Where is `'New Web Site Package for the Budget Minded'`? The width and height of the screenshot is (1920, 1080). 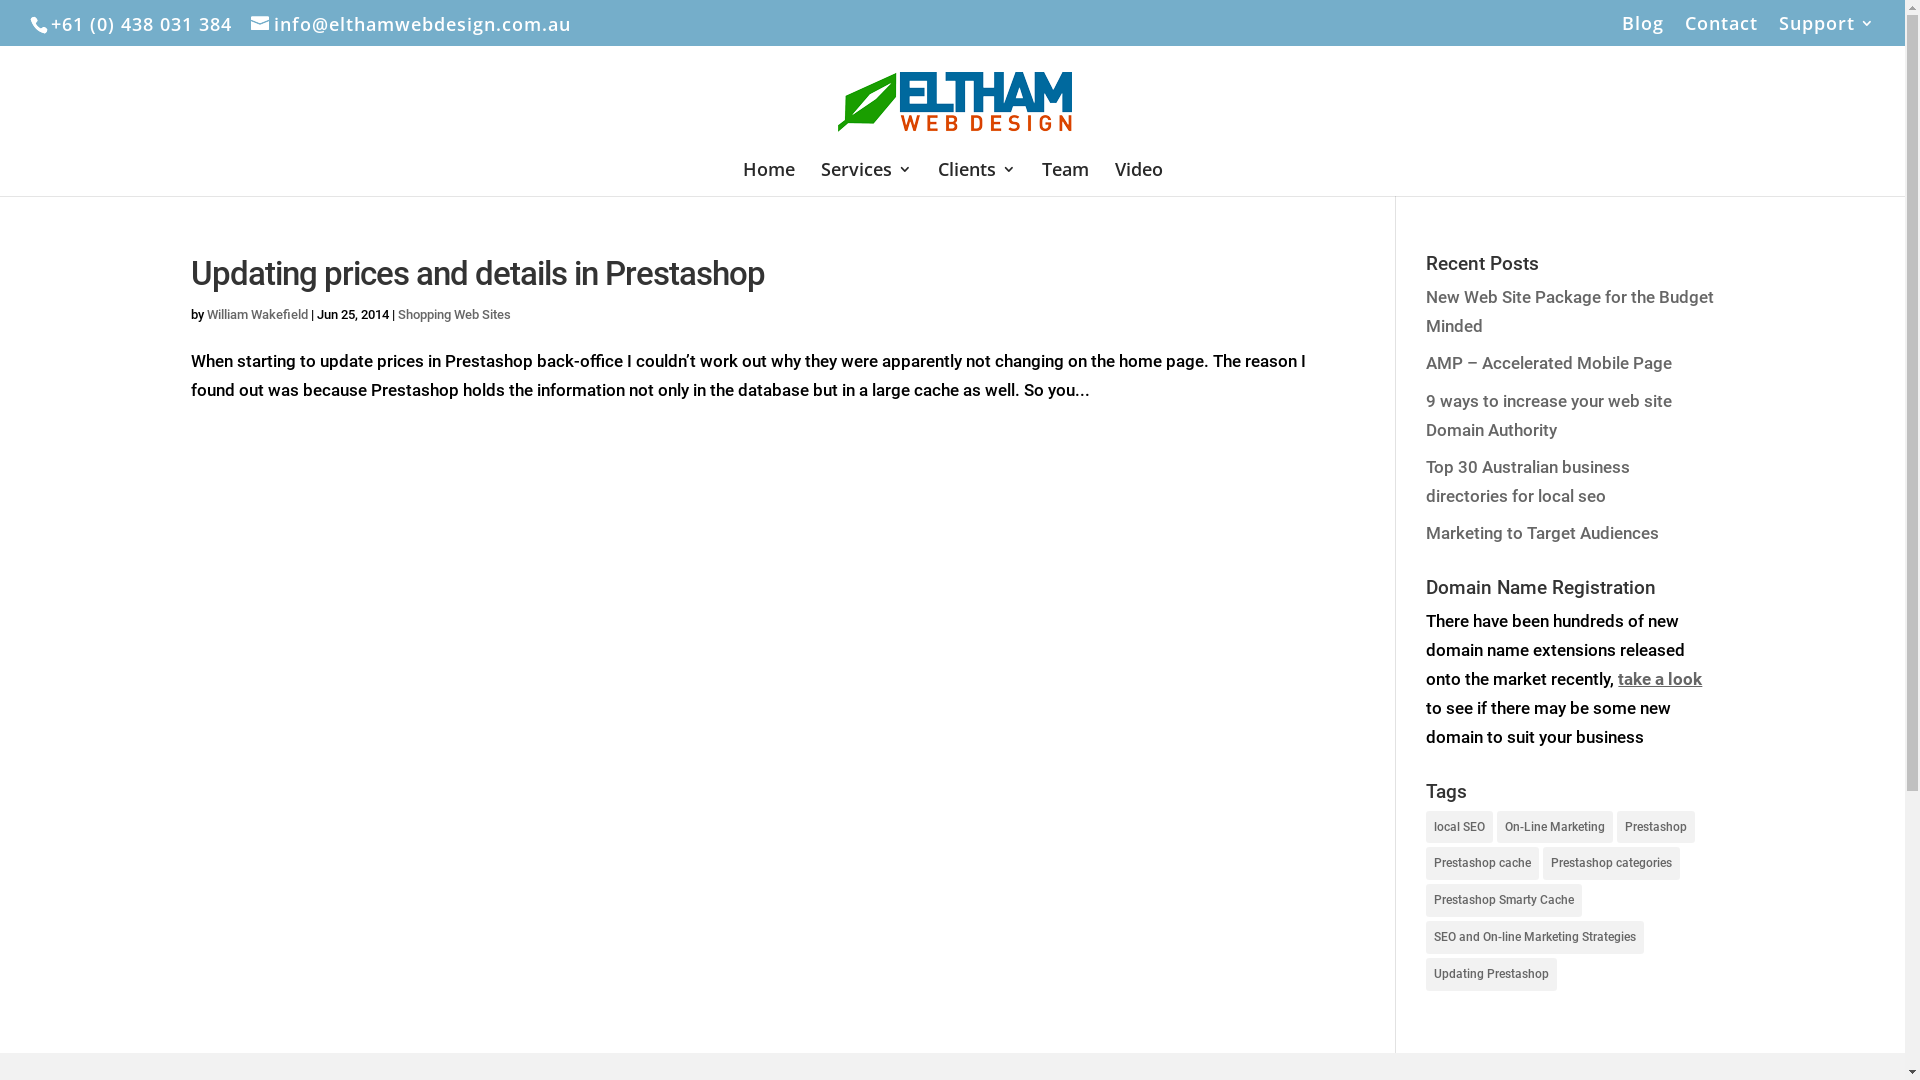 'New Web Site Package for the Budget Minded' is located at coordinates (1424, 311).